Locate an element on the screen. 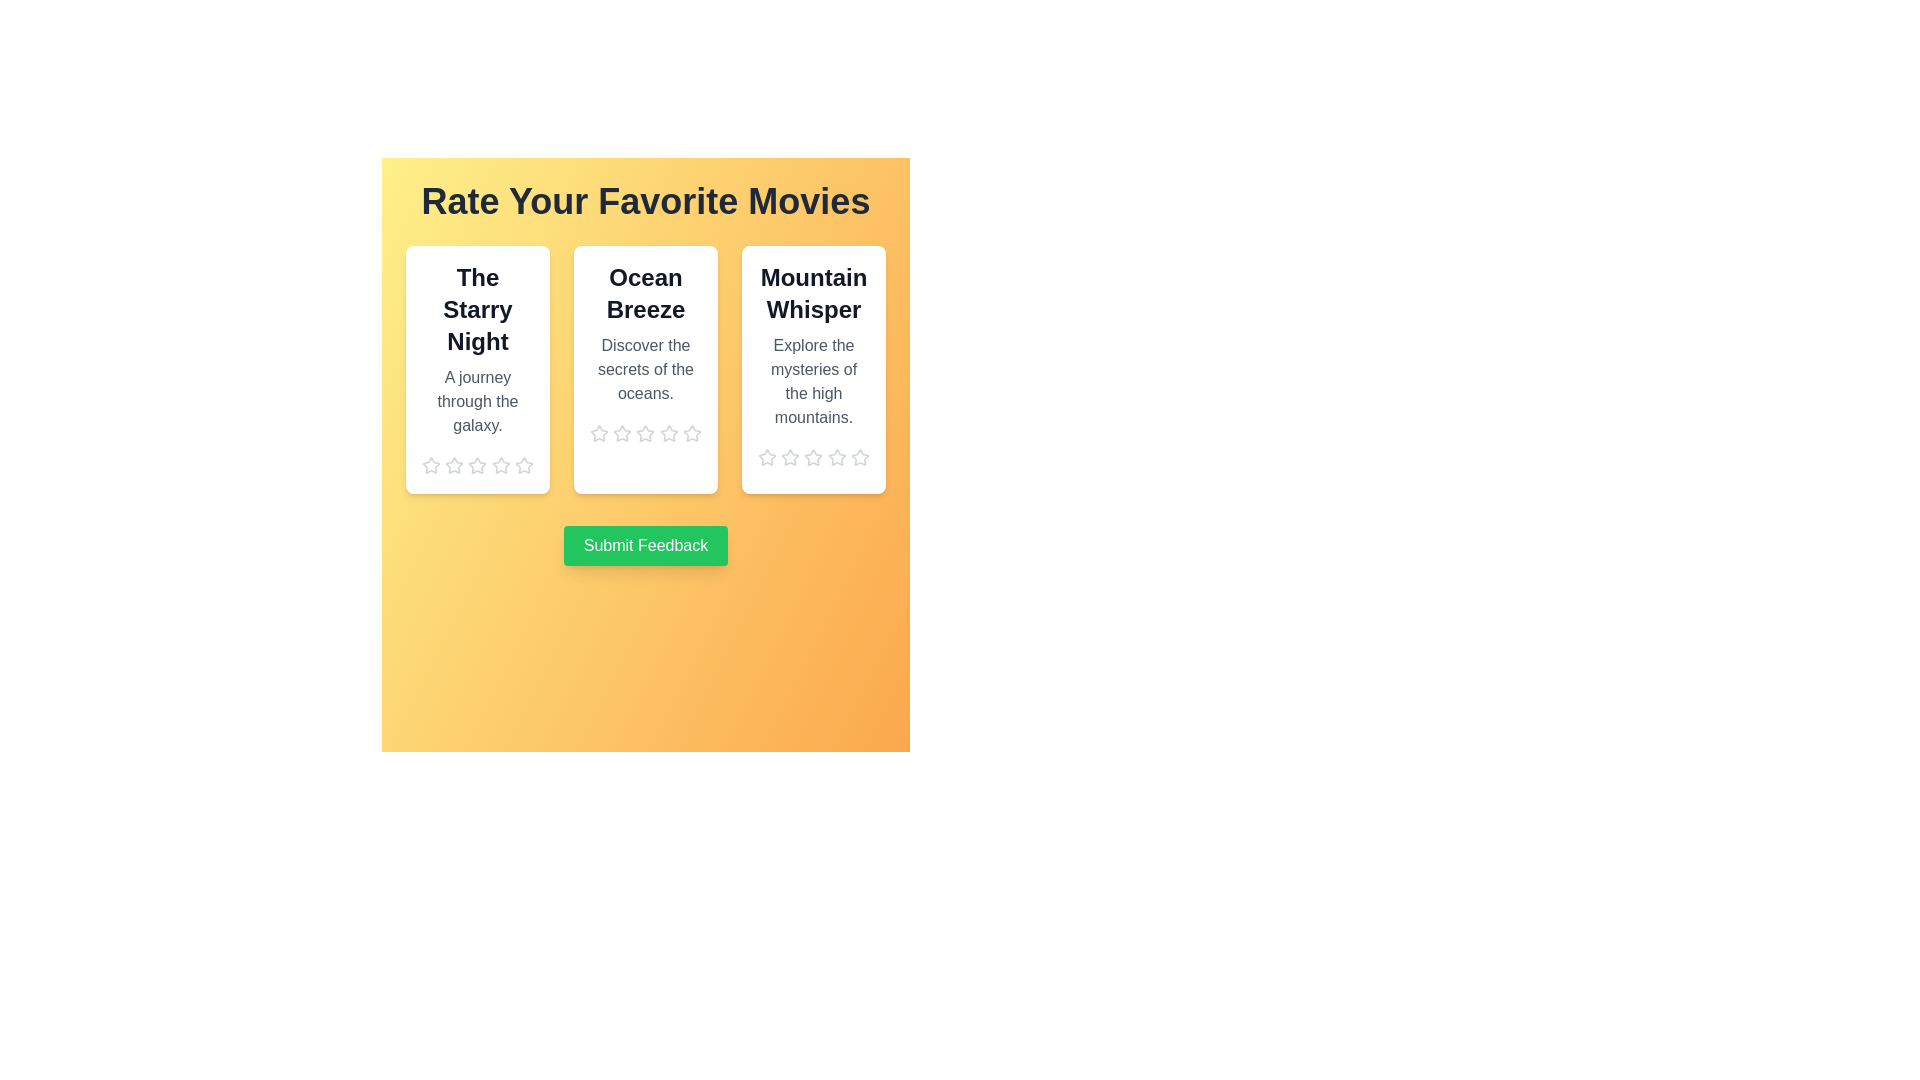  the star corresponding to 2 stars to preview the rating is located at coordinates (453, 466).